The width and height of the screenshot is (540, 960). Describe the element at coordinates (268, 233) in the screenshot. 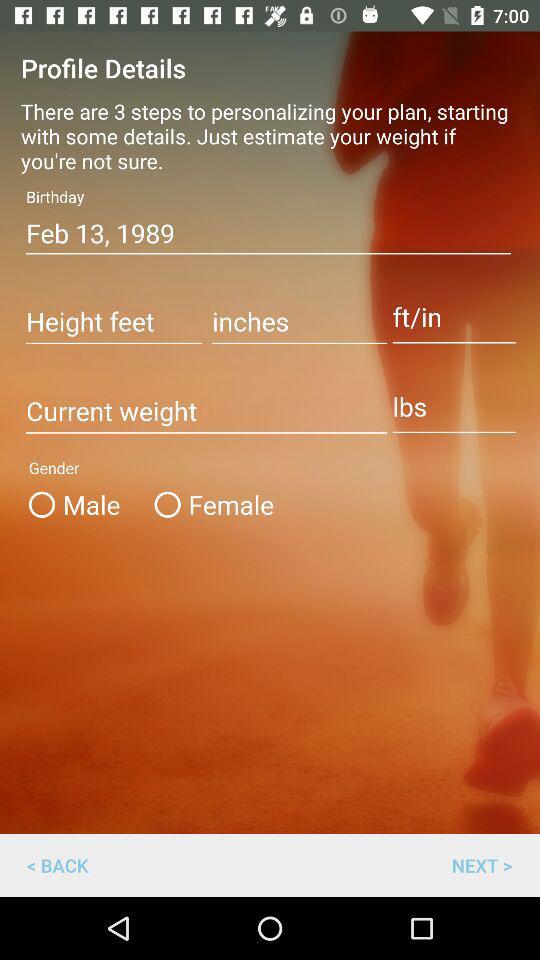

I see `the feb 13, 1989 icon` at that location.